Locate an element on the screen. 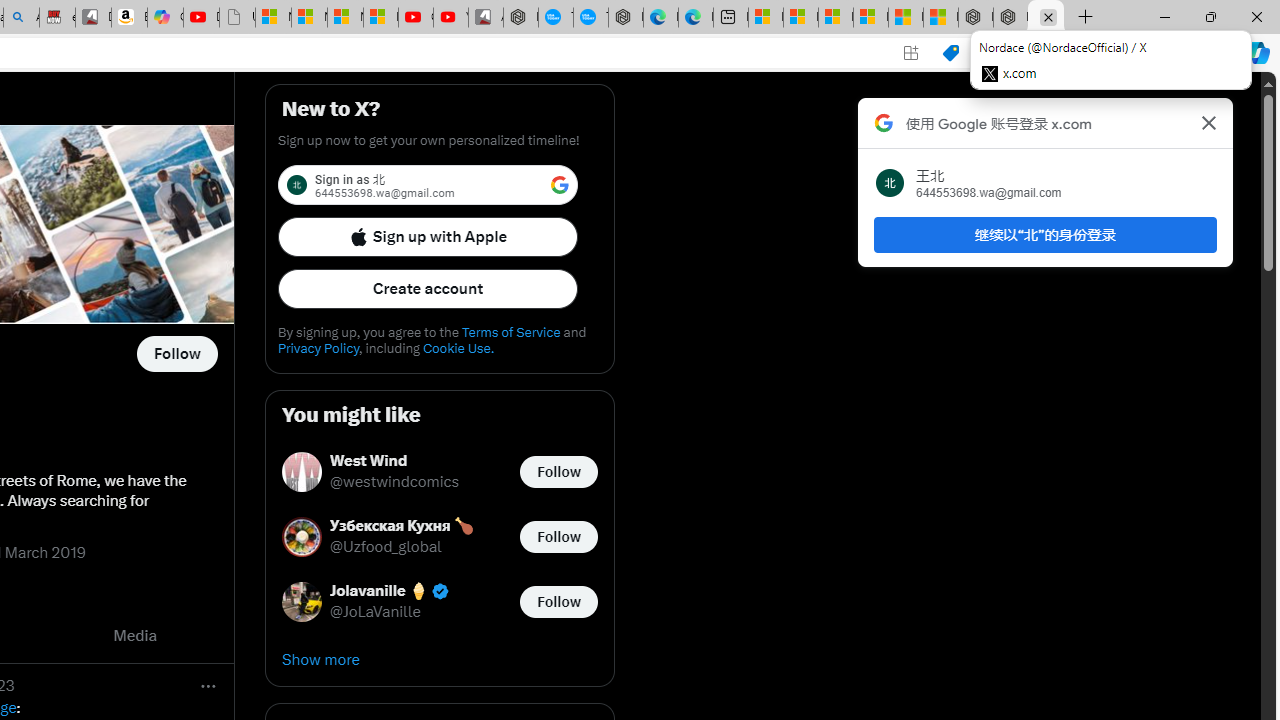 The image size is (1280, 720). 'More' is located at coordinates (208, 684).